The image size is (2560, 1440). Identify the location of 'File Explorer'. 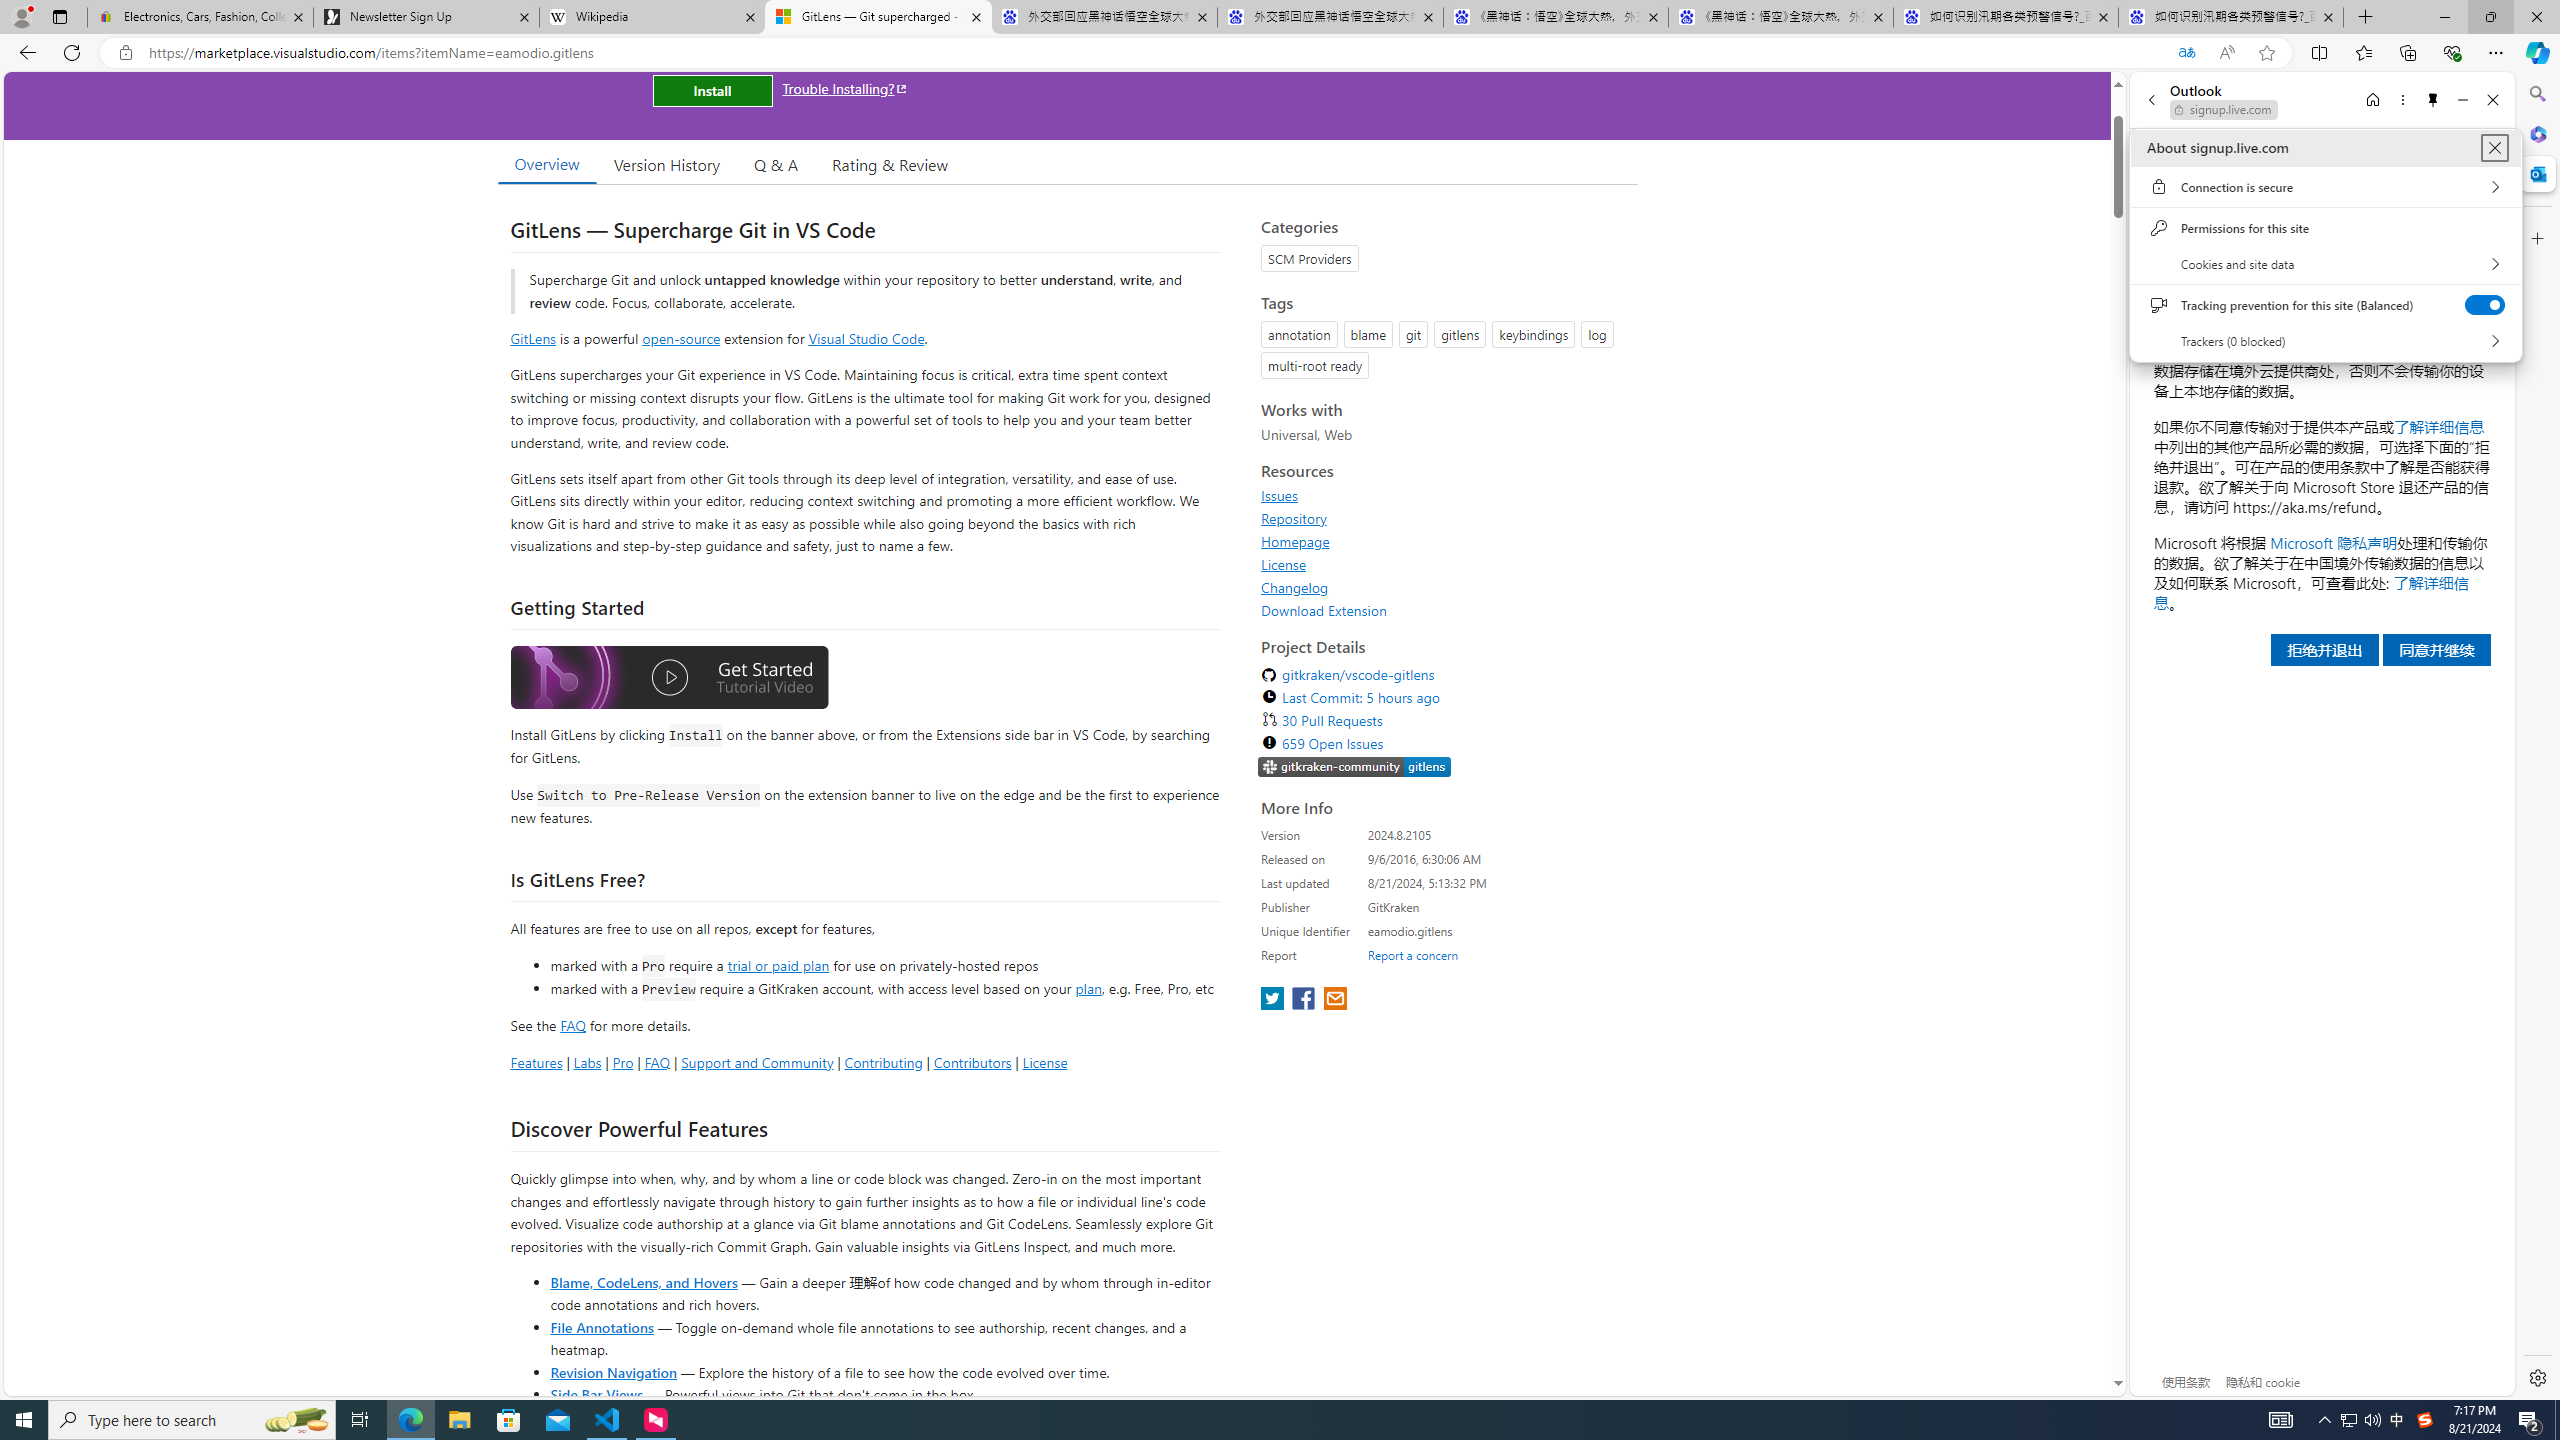
(458, 1418).